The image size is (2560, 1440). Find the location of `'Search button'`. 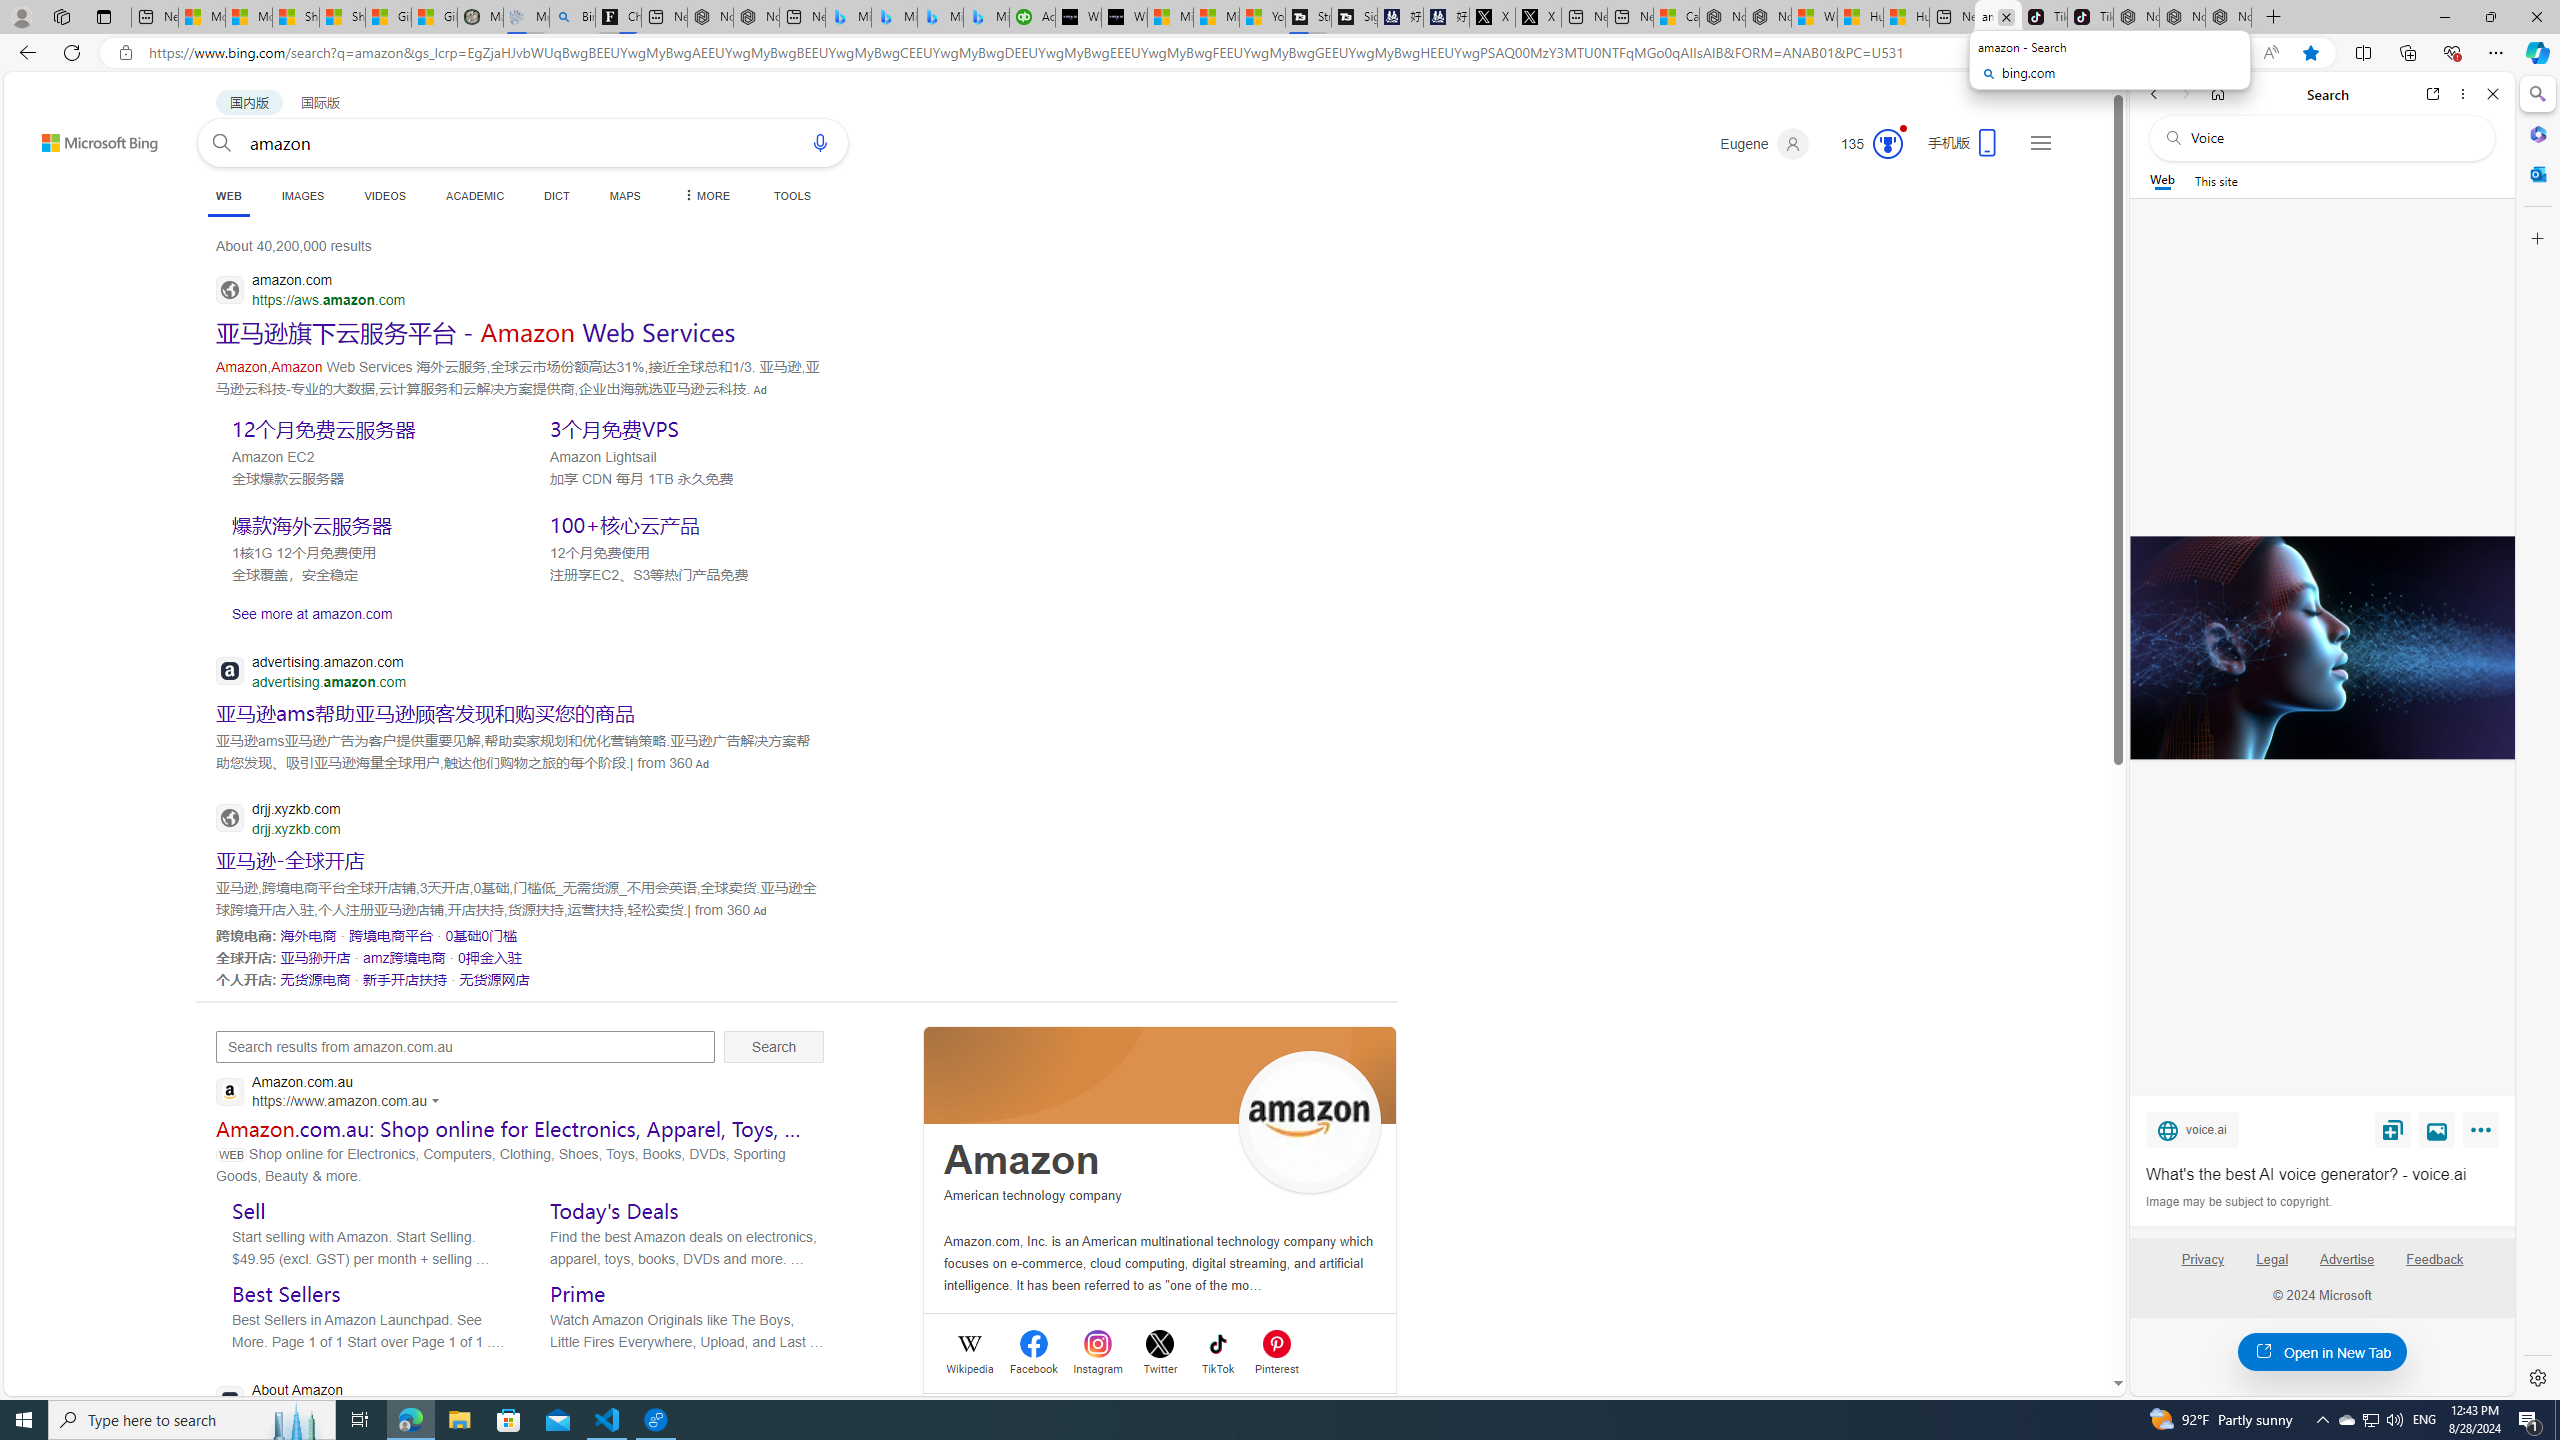

'Search button' is located at coordinates (221, 141).